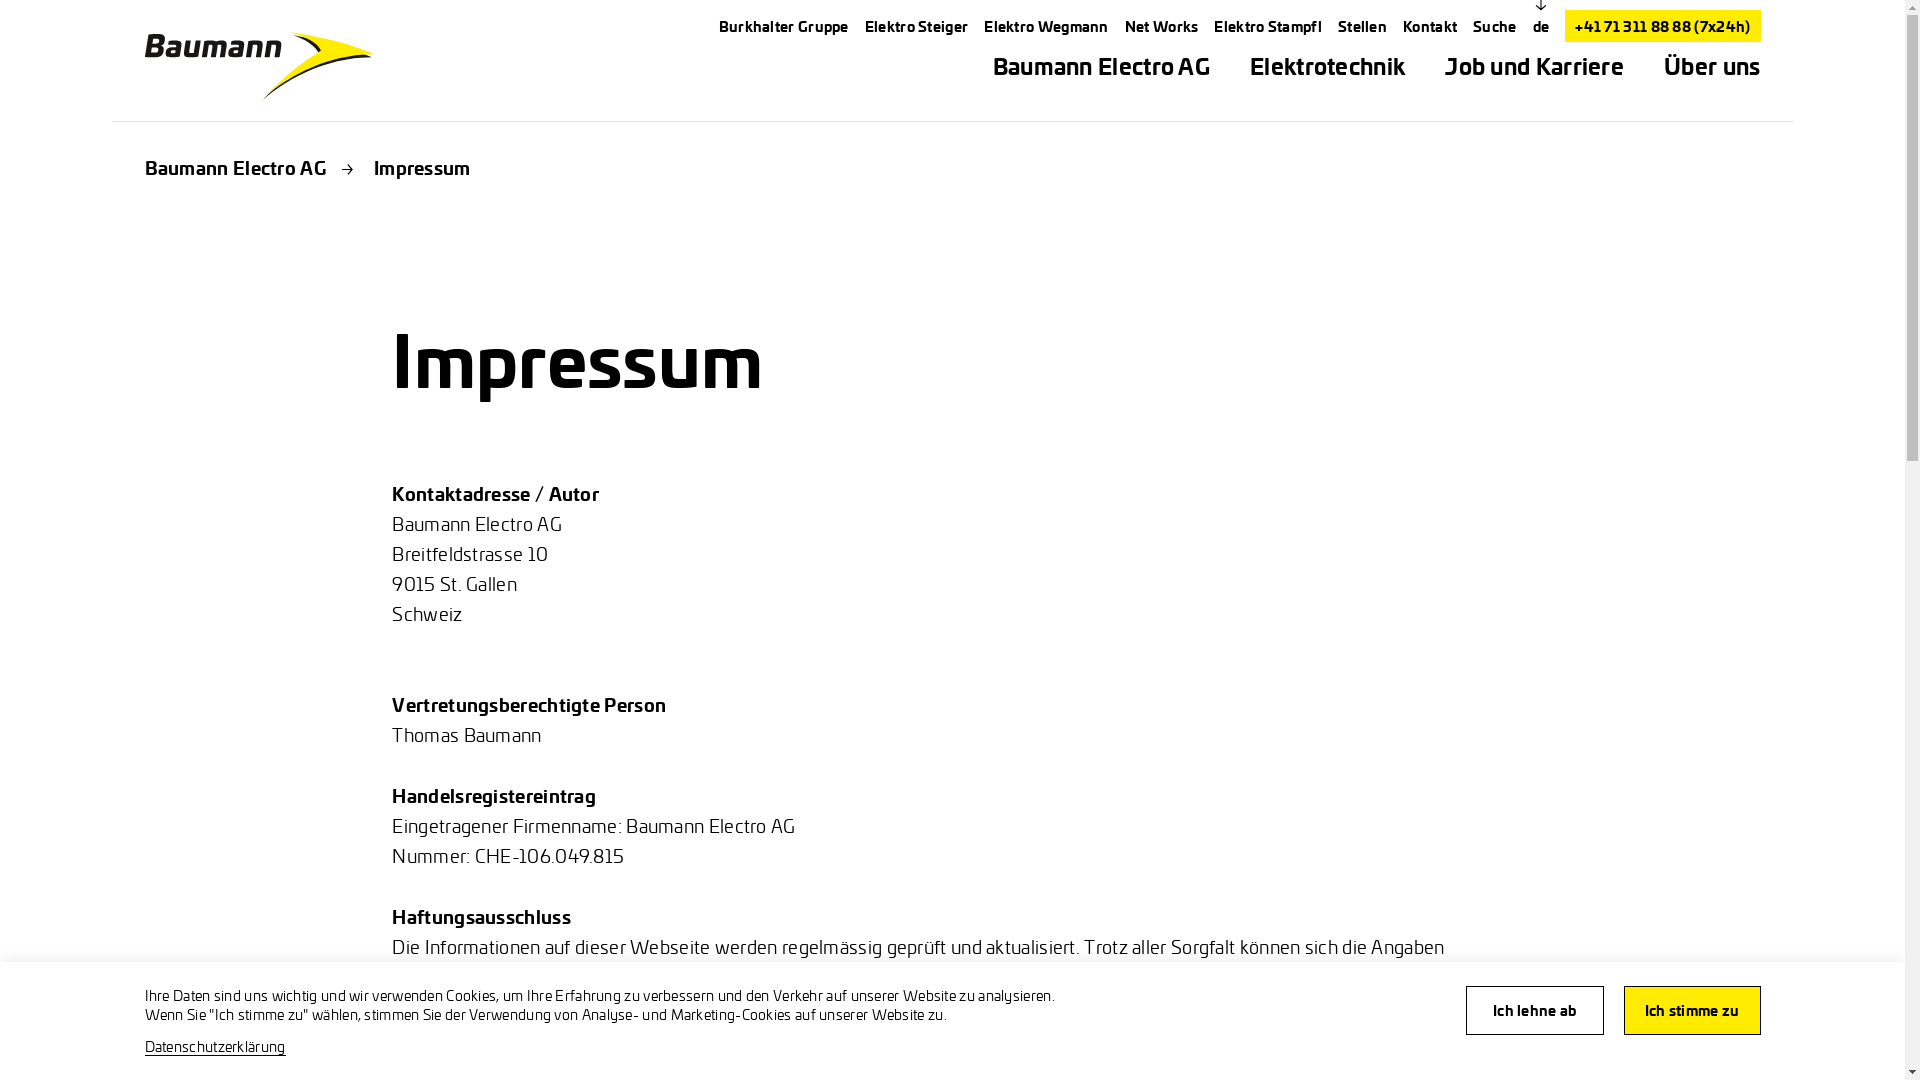 The height and width of the screenshot is (1080, 1920). I want to click on '+41 71 311 88 88 (7x24h)', so click(1662, 26).